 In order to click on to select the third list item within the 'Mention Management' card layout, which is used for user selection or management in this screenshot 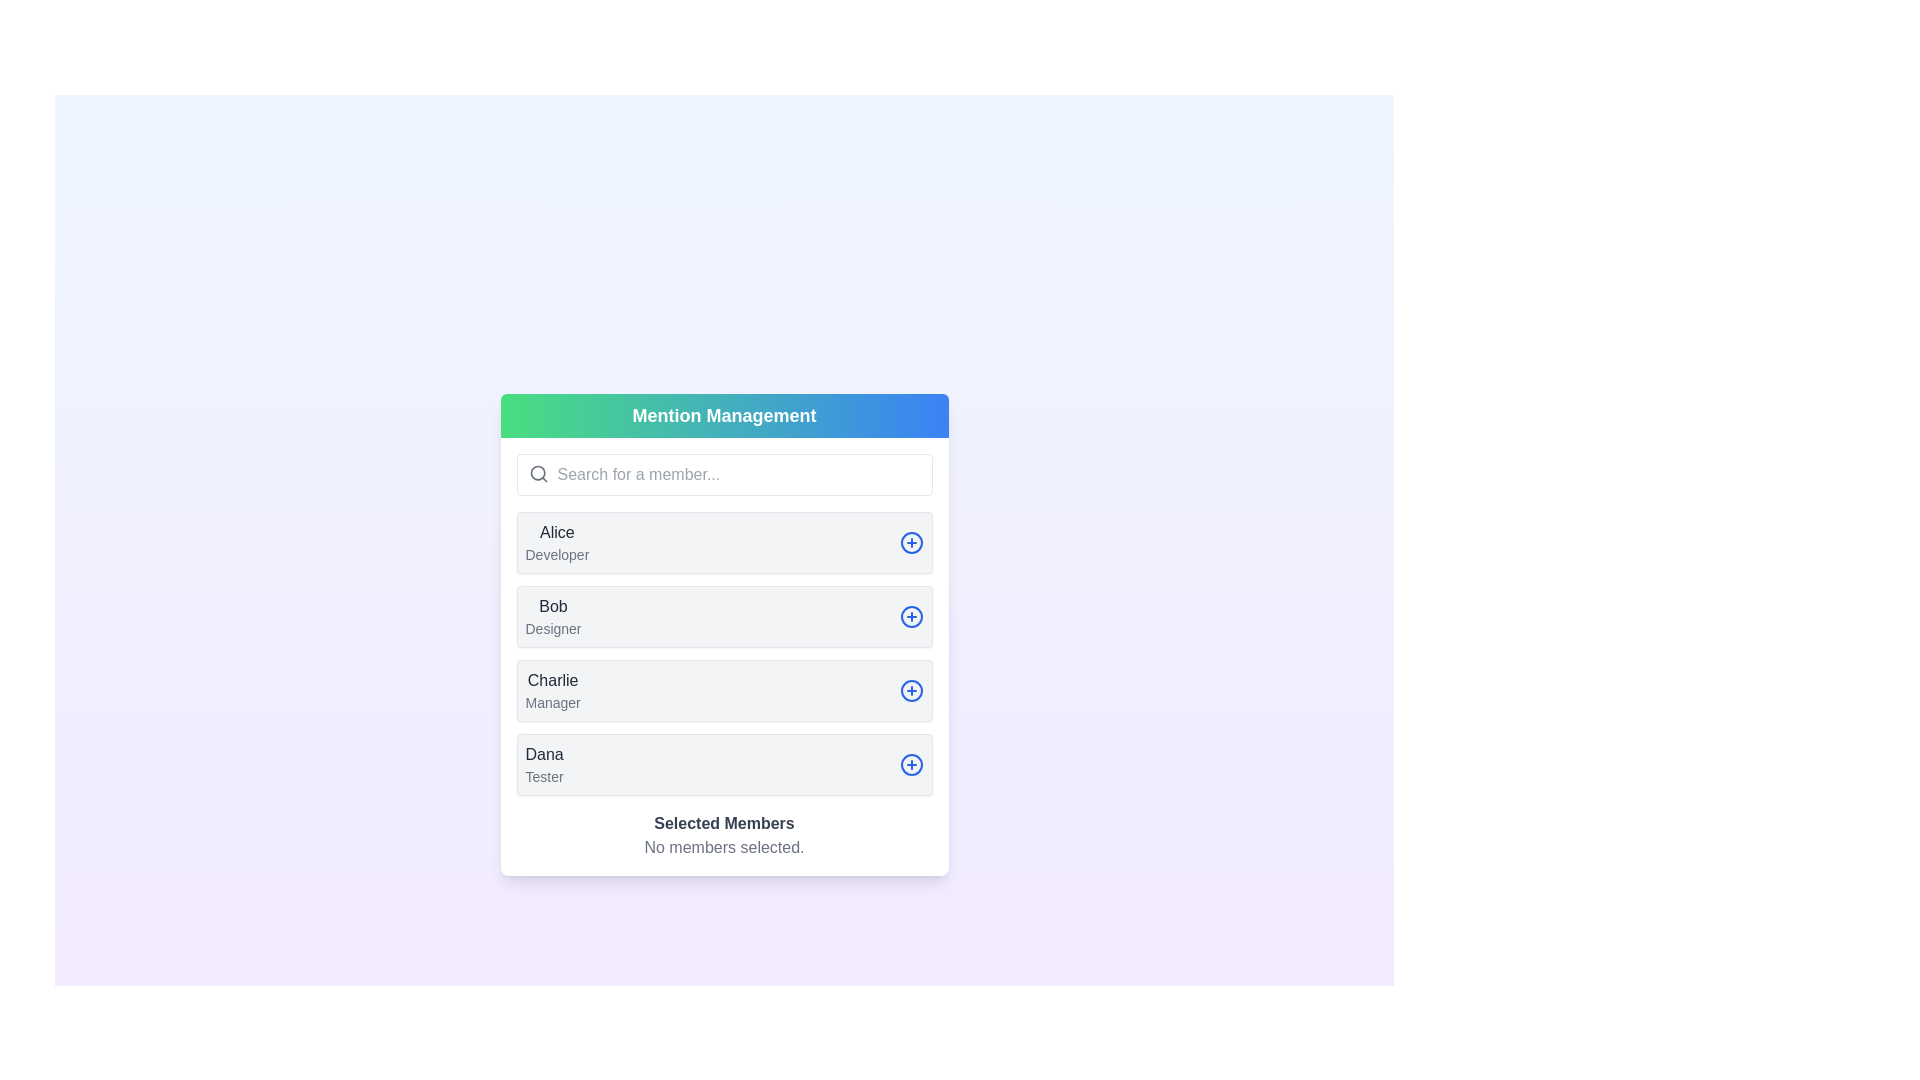, I will do `click(723, 656)`.